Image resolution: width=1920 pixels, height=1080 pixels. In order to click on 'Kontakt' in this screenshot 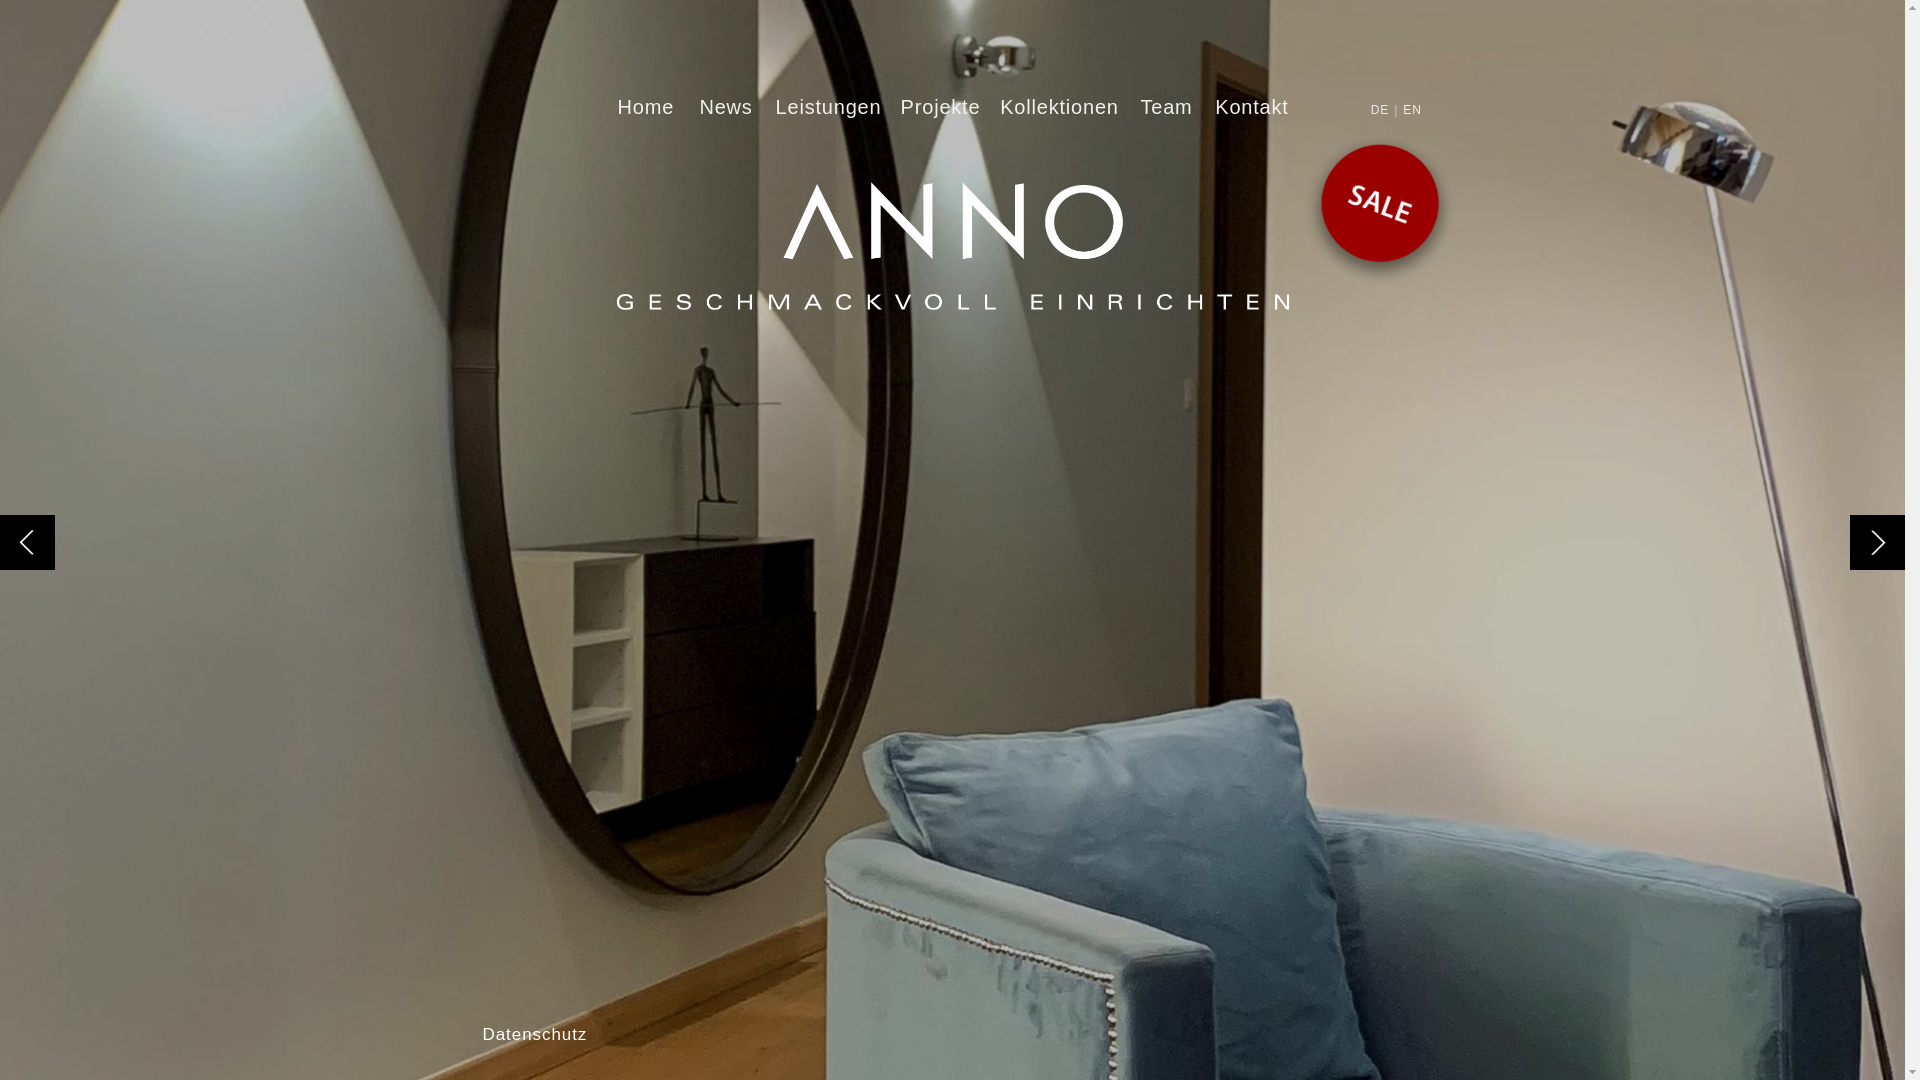, I will do `click(1250, 107)`.